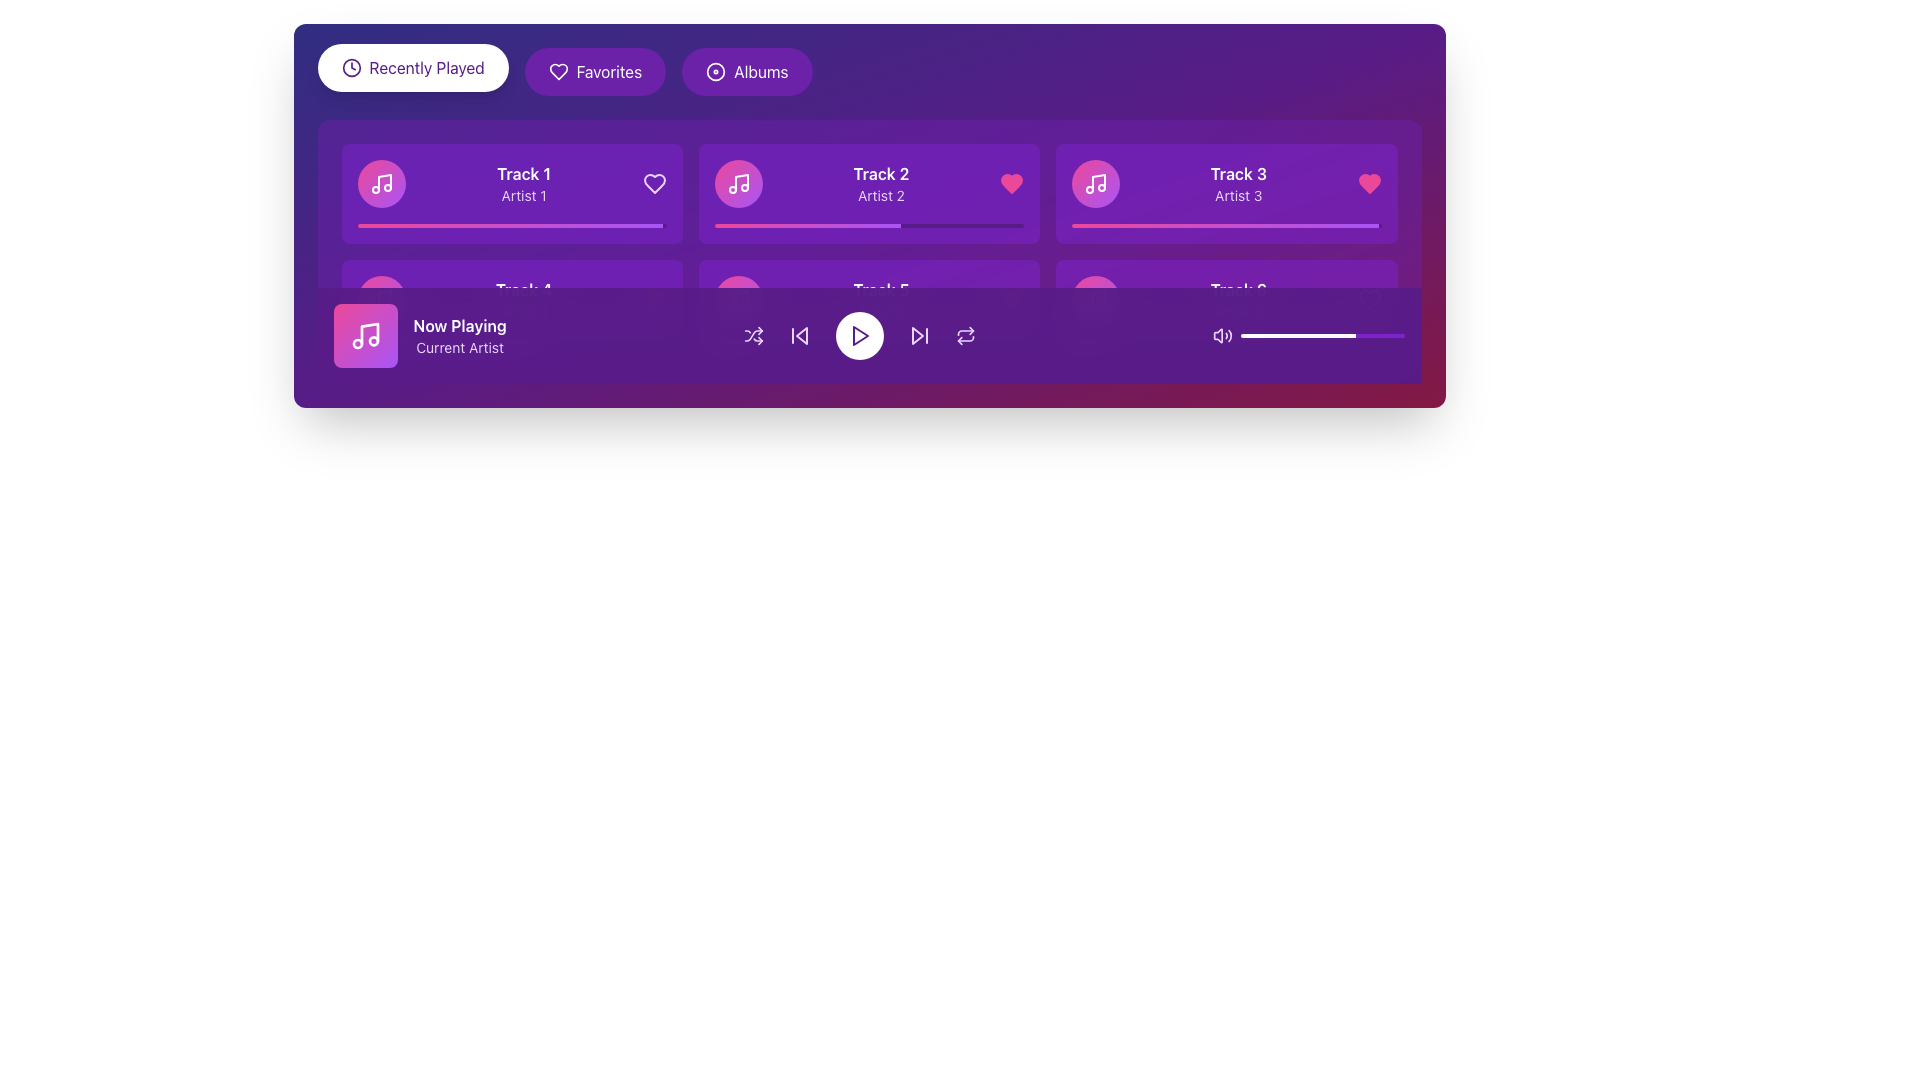 The height and width of the screenshot is (1080, 1920). What do you see at coordinates (365, 334) in the screenshot?
I see `the music icon located in the bottom-left area of the Now Playing section, which serves as an indicator for audio-related content` at bounding box center [365, 334].